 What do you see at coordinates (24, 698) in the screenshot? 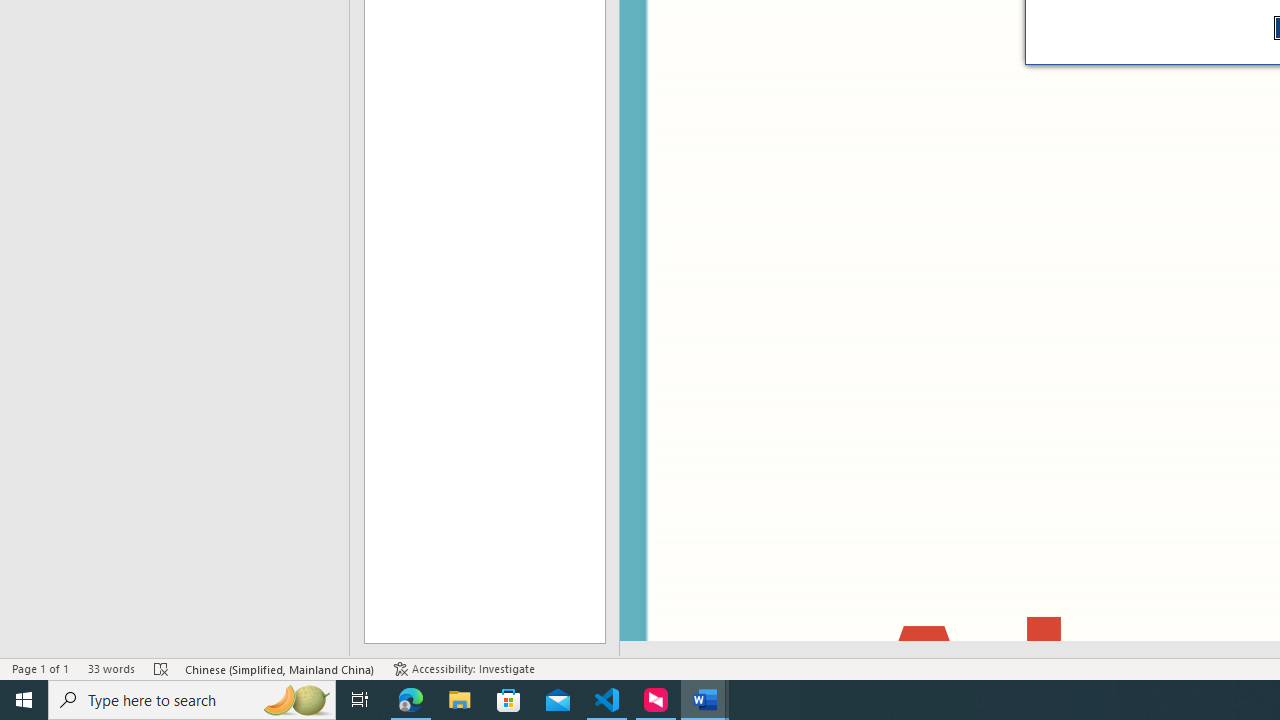
I see `'Start'` at bounding box center [24, 698].